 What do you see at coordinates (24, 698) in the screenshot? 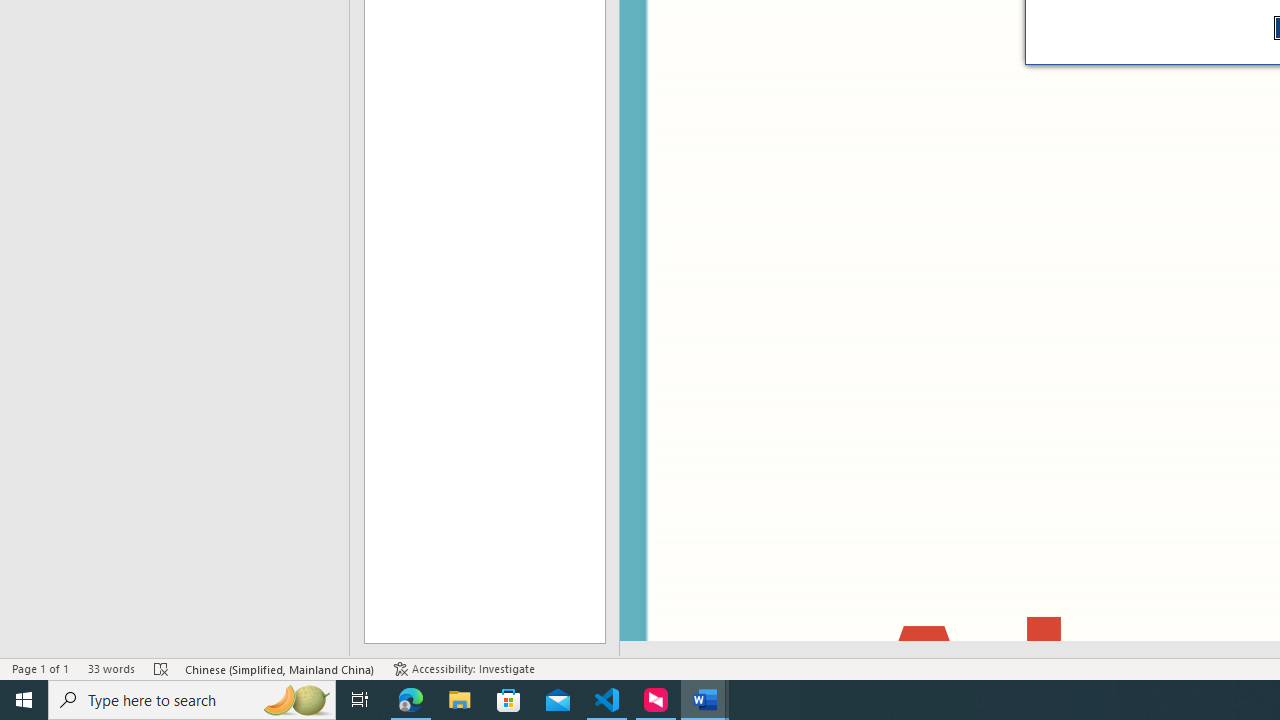
I see `'Start'` at bounding box center [24, 698].